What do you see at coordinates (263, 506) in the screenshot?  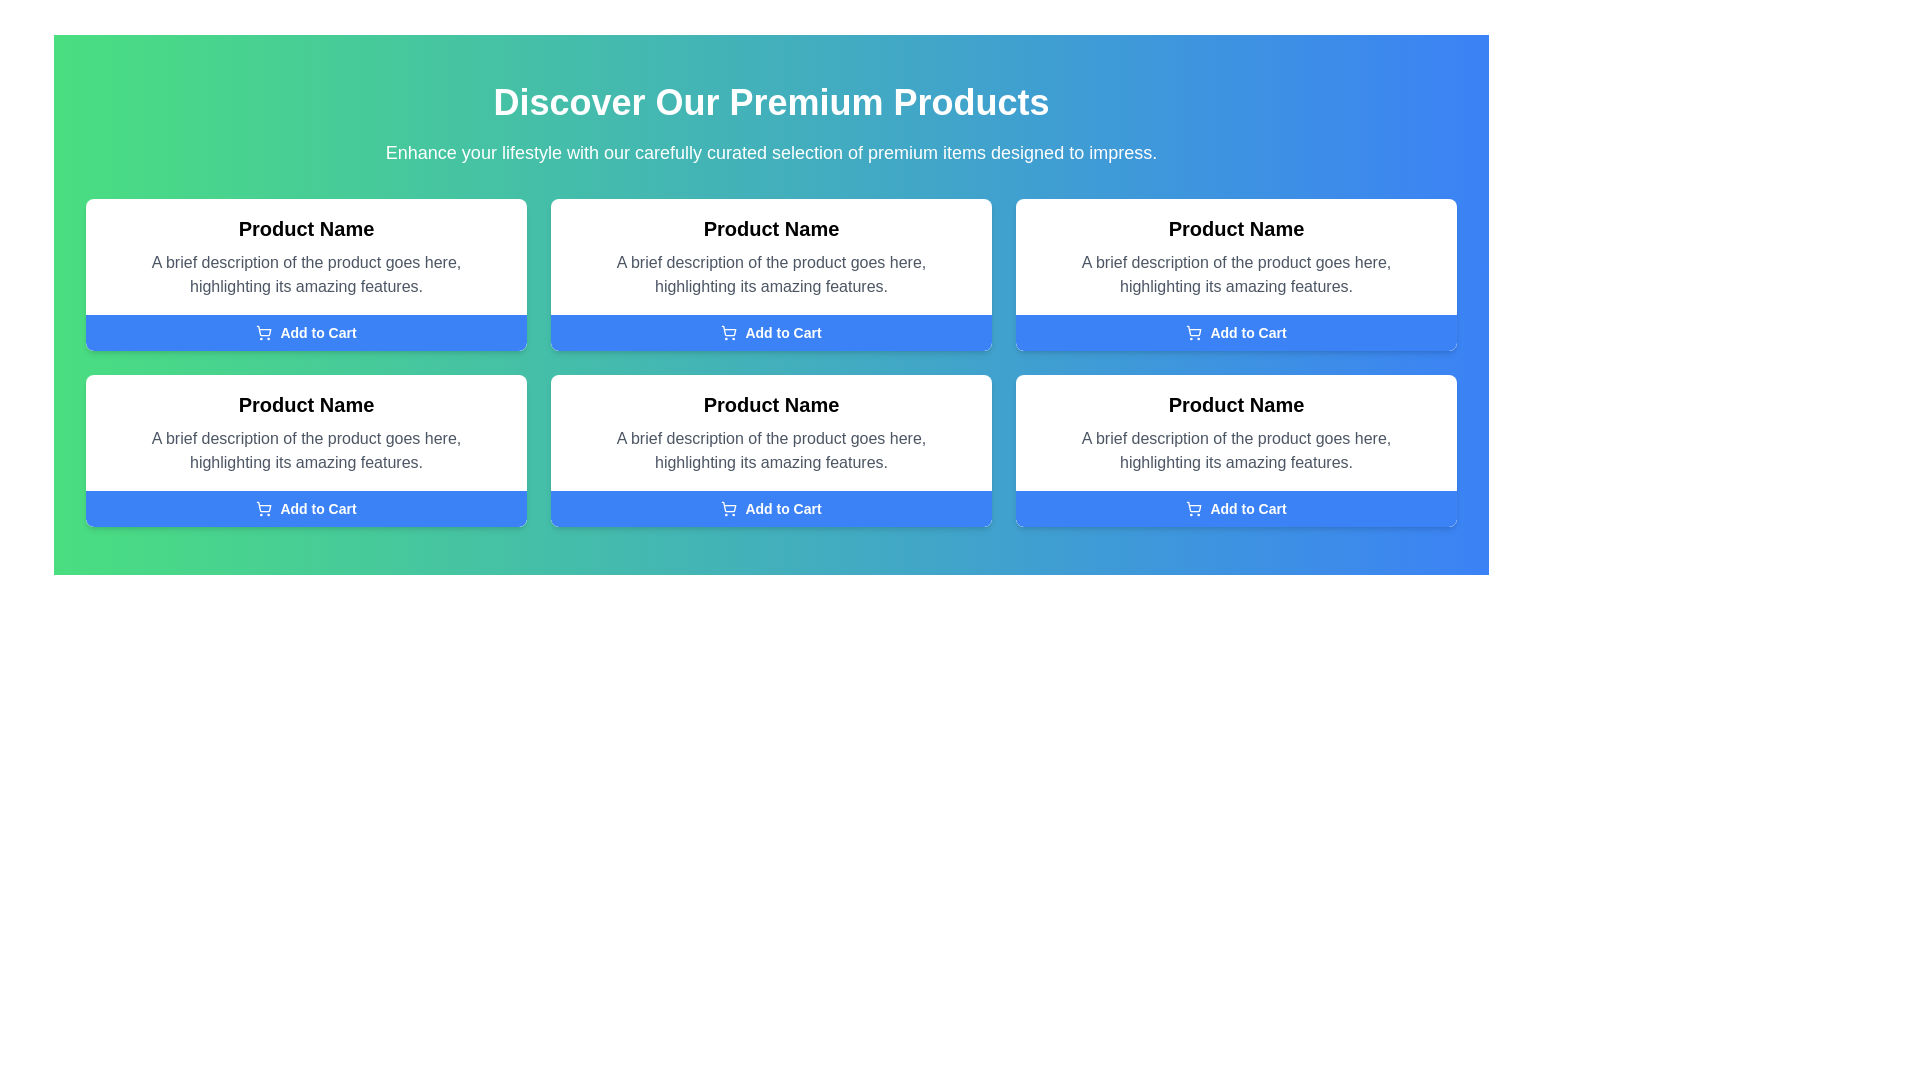 I see `the shopping cart icon within the 'Add to Cart' button located in the bottom-left product card of the grid layout` at bounding box center [263, 506].